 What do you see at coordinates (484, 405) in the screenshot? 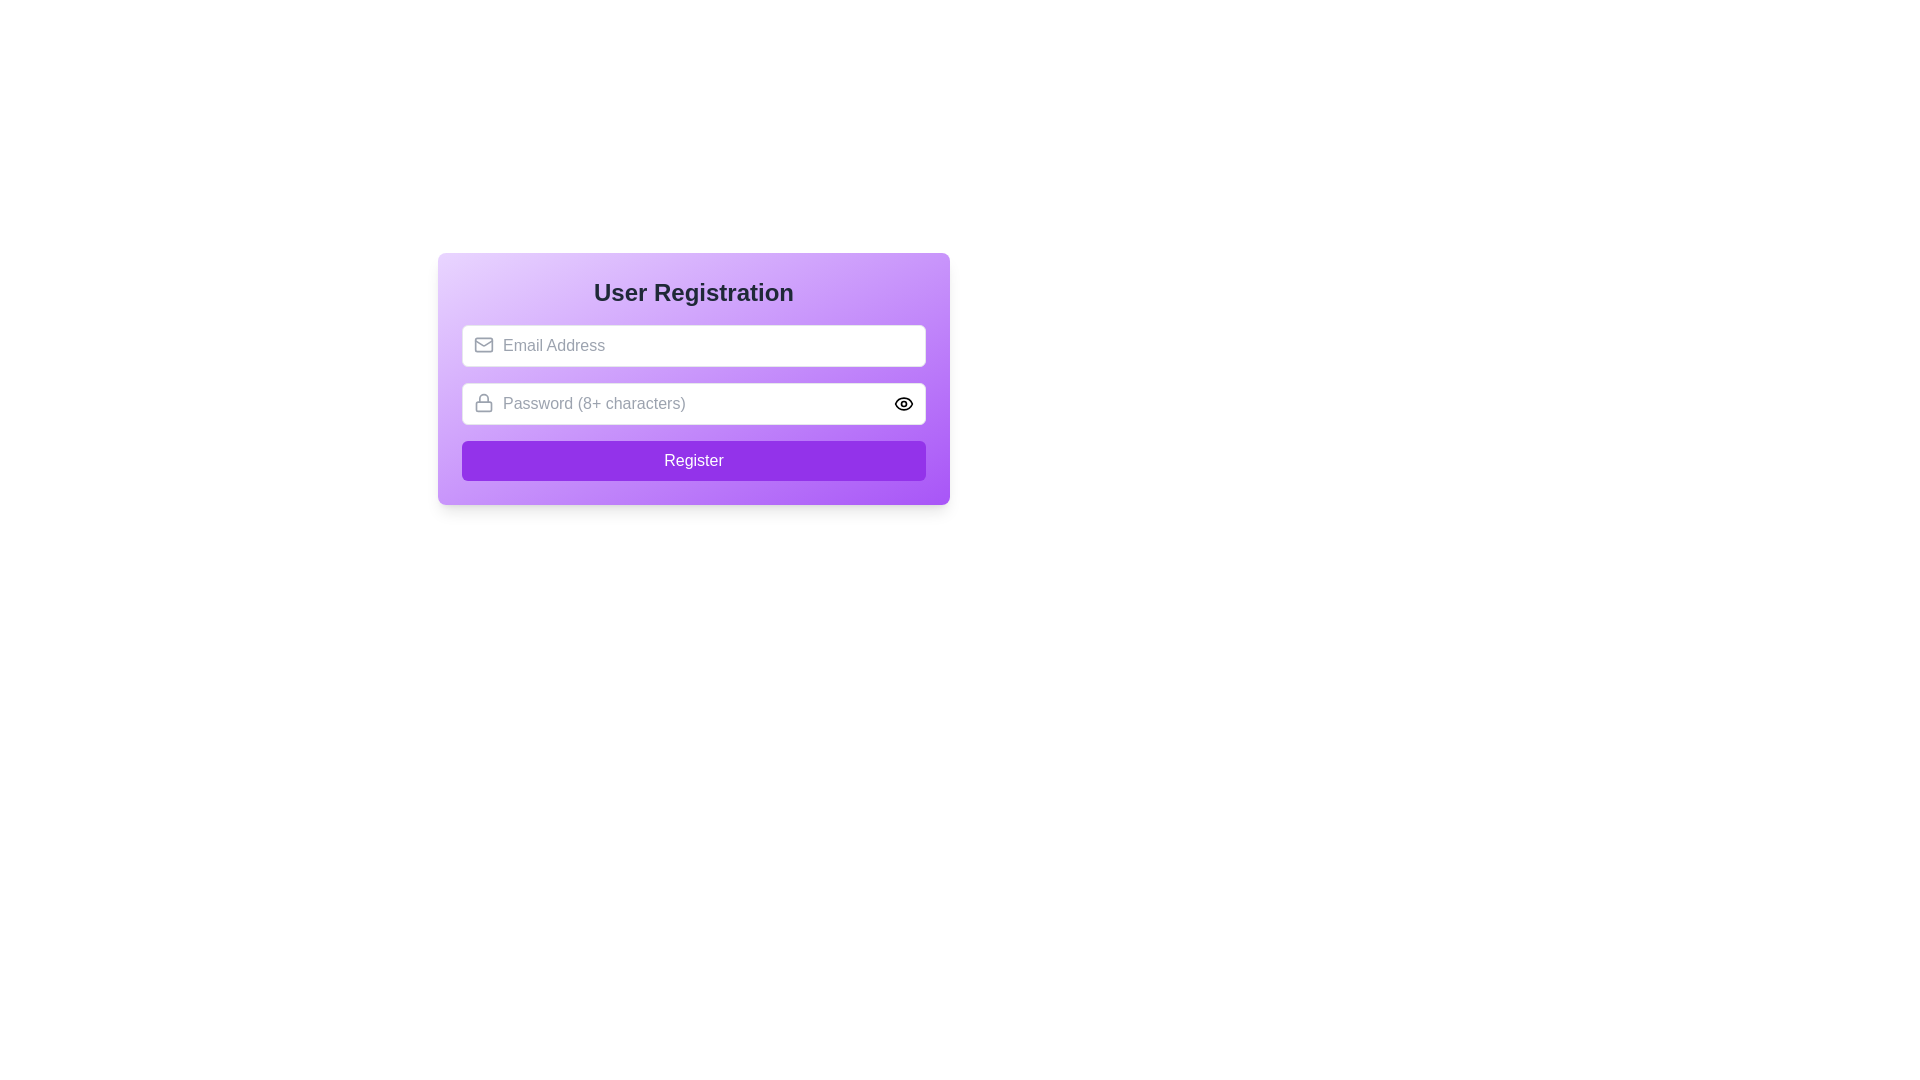
I see `the main body of the lock icon, which symbolizes security for the password input field labeled 'Password (8+ characters)'` at bounding box center [484, 405].